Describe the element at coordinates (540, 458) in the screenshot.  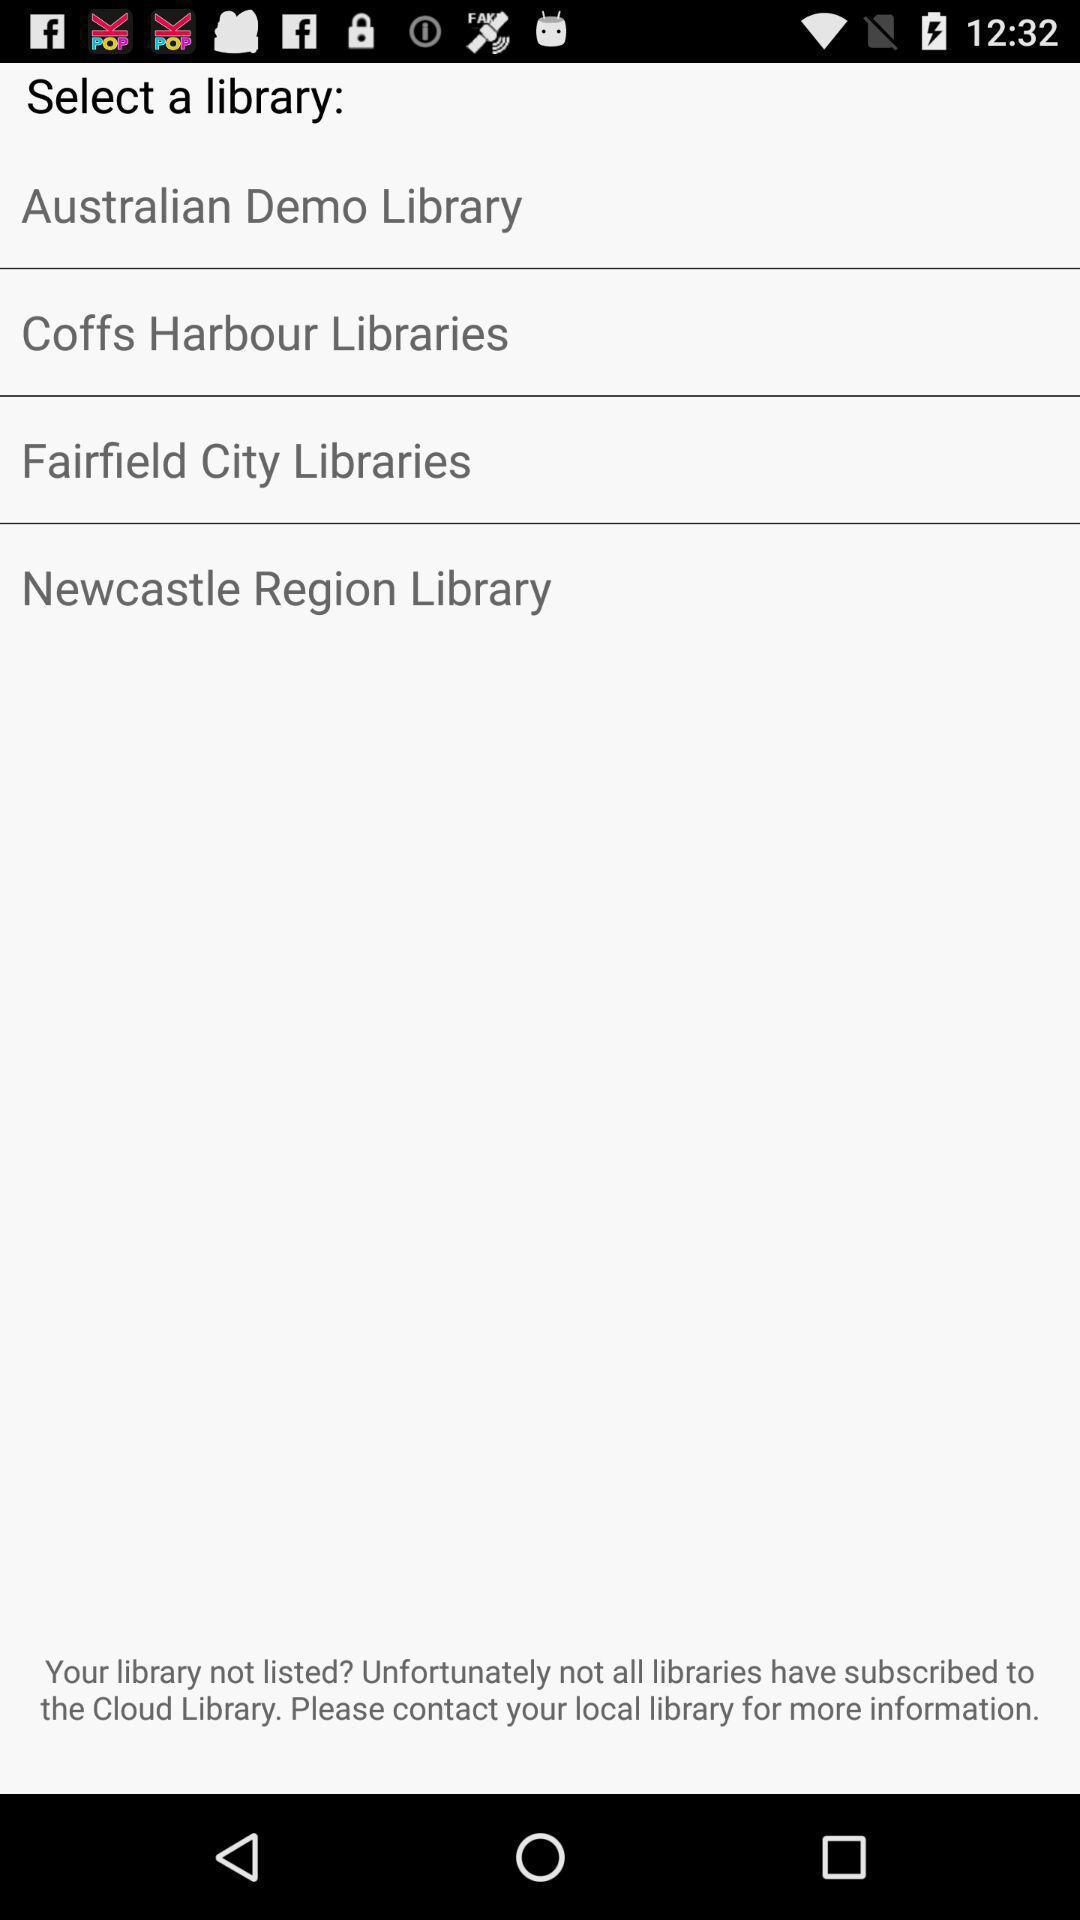
I see `the fairfield city libraries` at that location.